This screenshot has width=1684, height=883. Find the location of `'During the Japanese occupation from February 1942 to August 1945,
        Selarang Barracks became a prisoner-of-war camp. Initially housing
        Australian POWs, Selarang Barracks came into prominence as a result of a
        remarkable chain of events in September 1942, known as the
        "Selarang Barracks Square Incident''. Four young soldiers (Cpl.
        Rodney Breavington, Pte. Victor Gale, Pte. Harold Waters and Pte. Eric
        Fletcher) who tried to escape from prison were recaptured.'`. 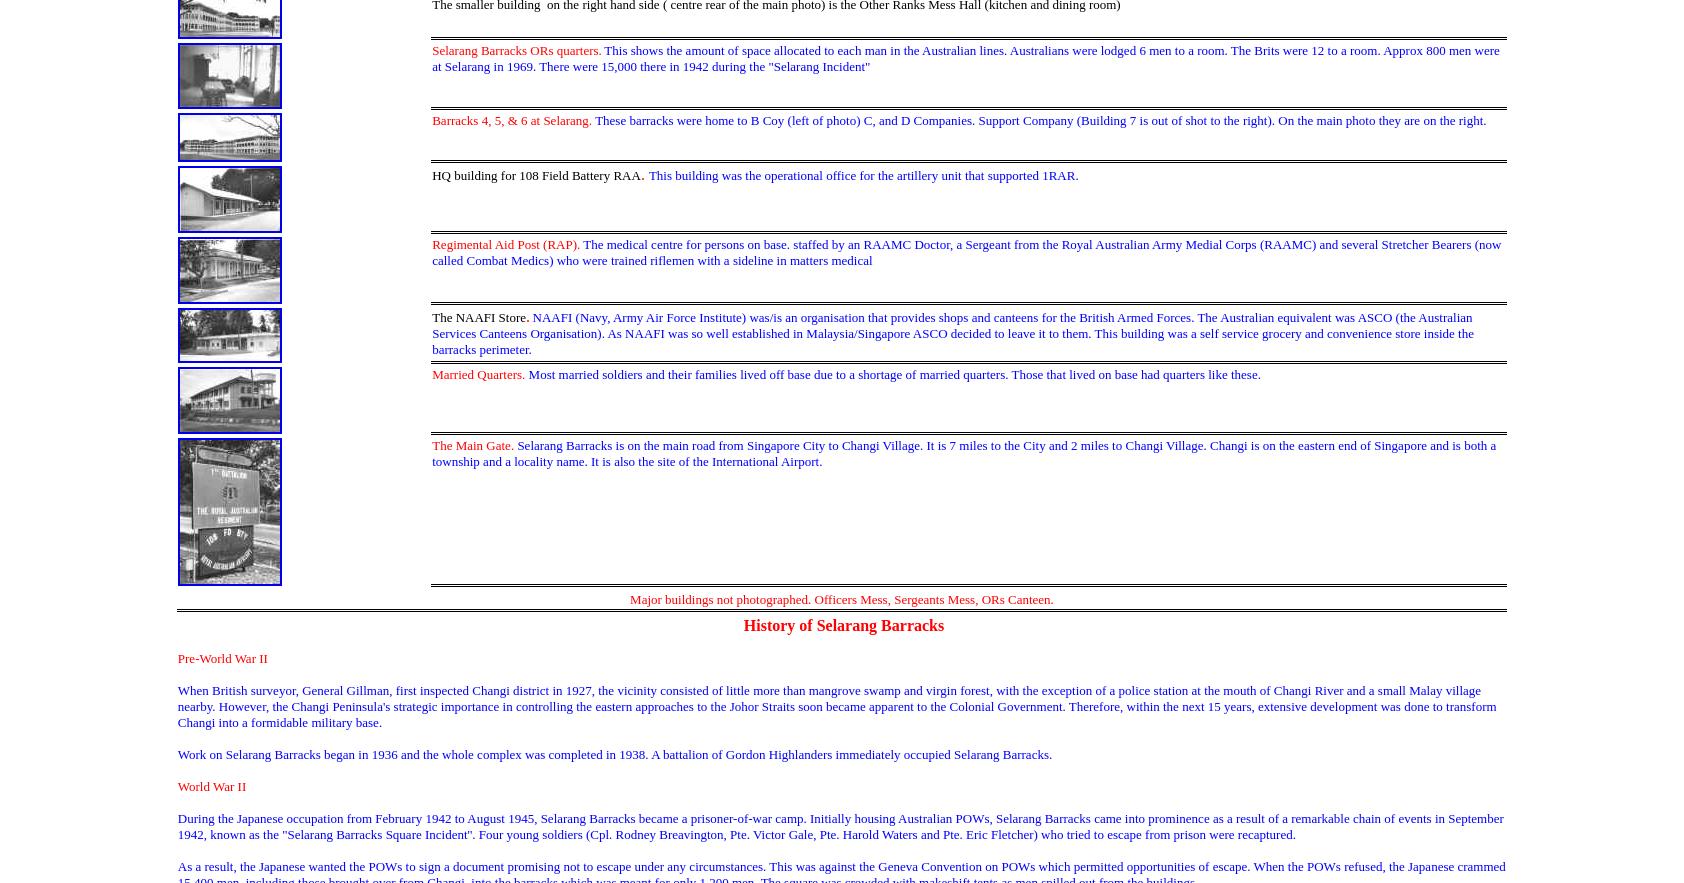

'During the Japanese occupation from February 1942 to August 1945,
        Selarang Barracks became a prisoner-of-war camp. Initially housing
        Australian POWs, Selarang Barracks came into prominence as a result of a
        remarkable chain of events in September 1942, known as the
        "Selarang Barracks Square Incident''. Four young soldiers (Cpl.
        Rodney Breavington, Pte. Victor Gale, Pte. Harold Waters and Pte. Eric
        Fletcher) who tried to escape from prison were recaptured.' is located at coordinates (175, 826).